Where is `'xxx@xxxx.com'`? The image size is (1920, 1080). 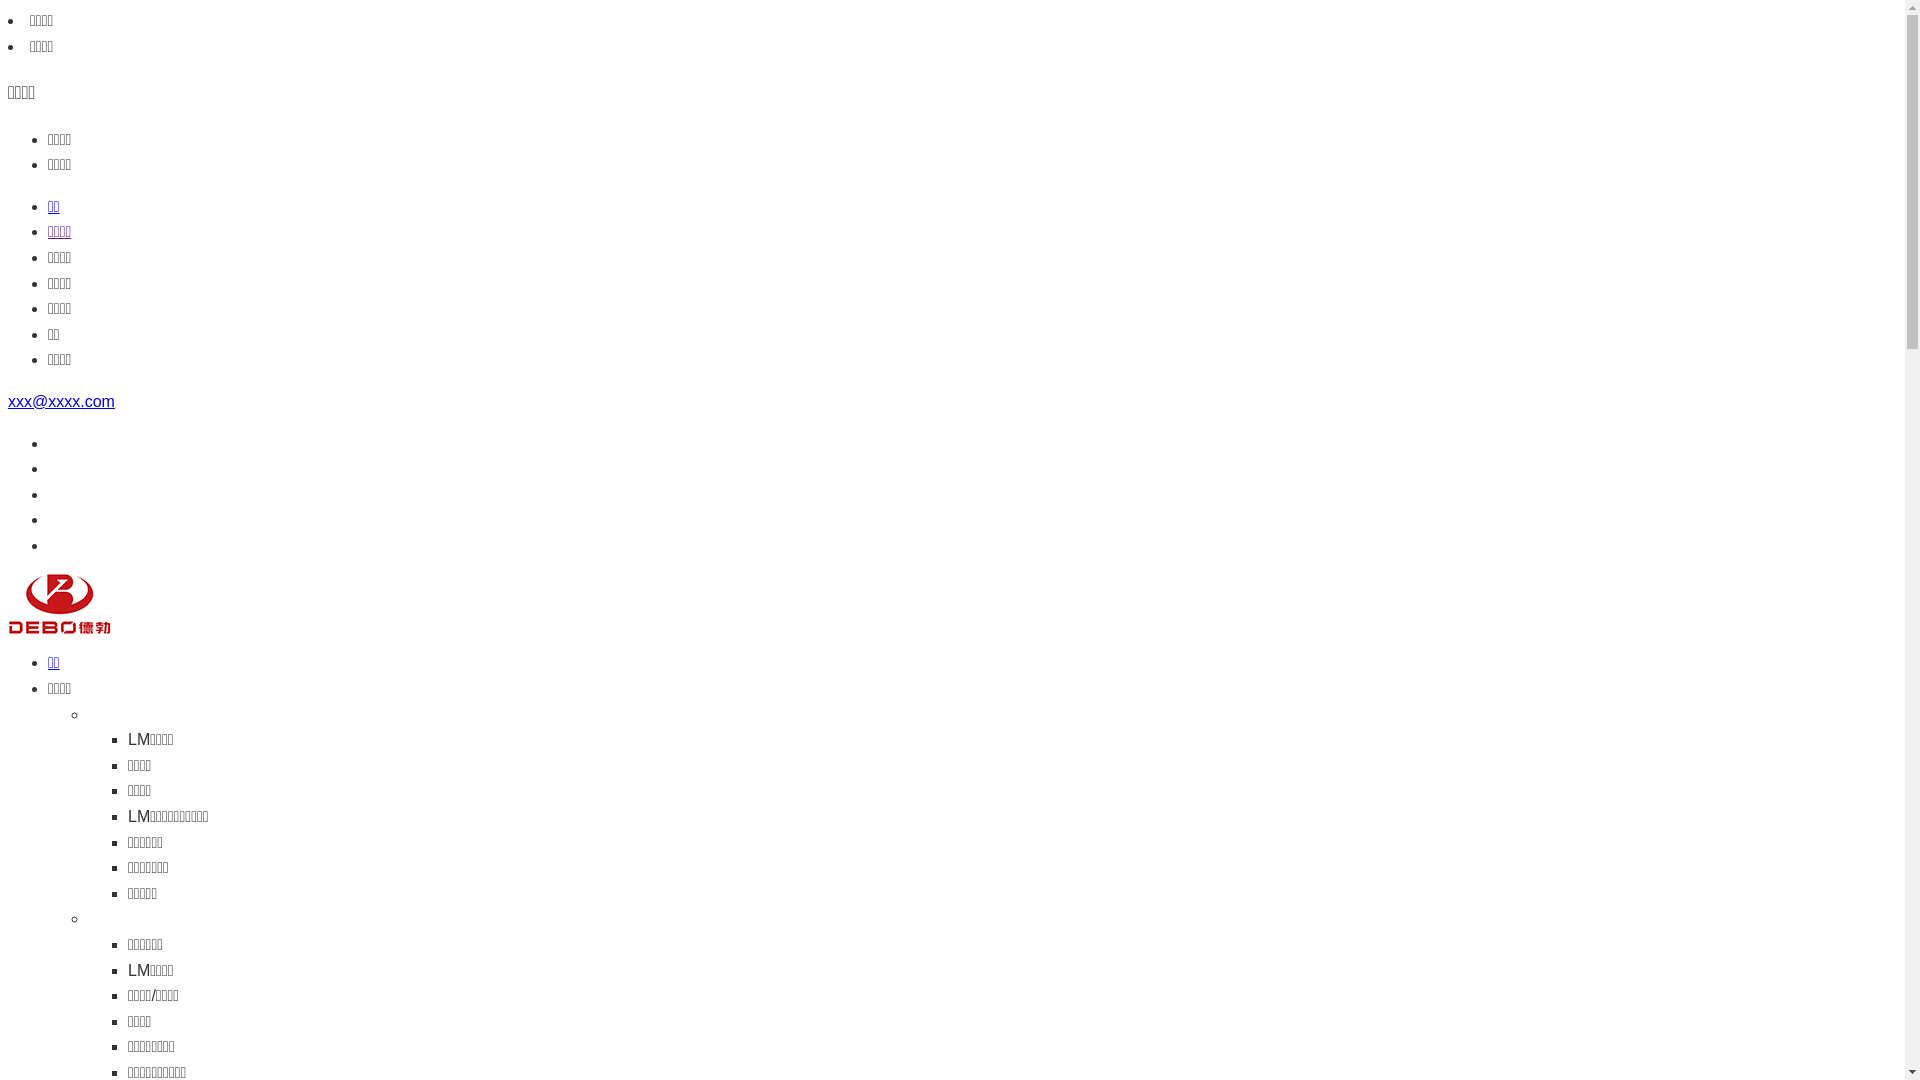 'xxx@xxxx.com' is located at coordinates (61, 401).